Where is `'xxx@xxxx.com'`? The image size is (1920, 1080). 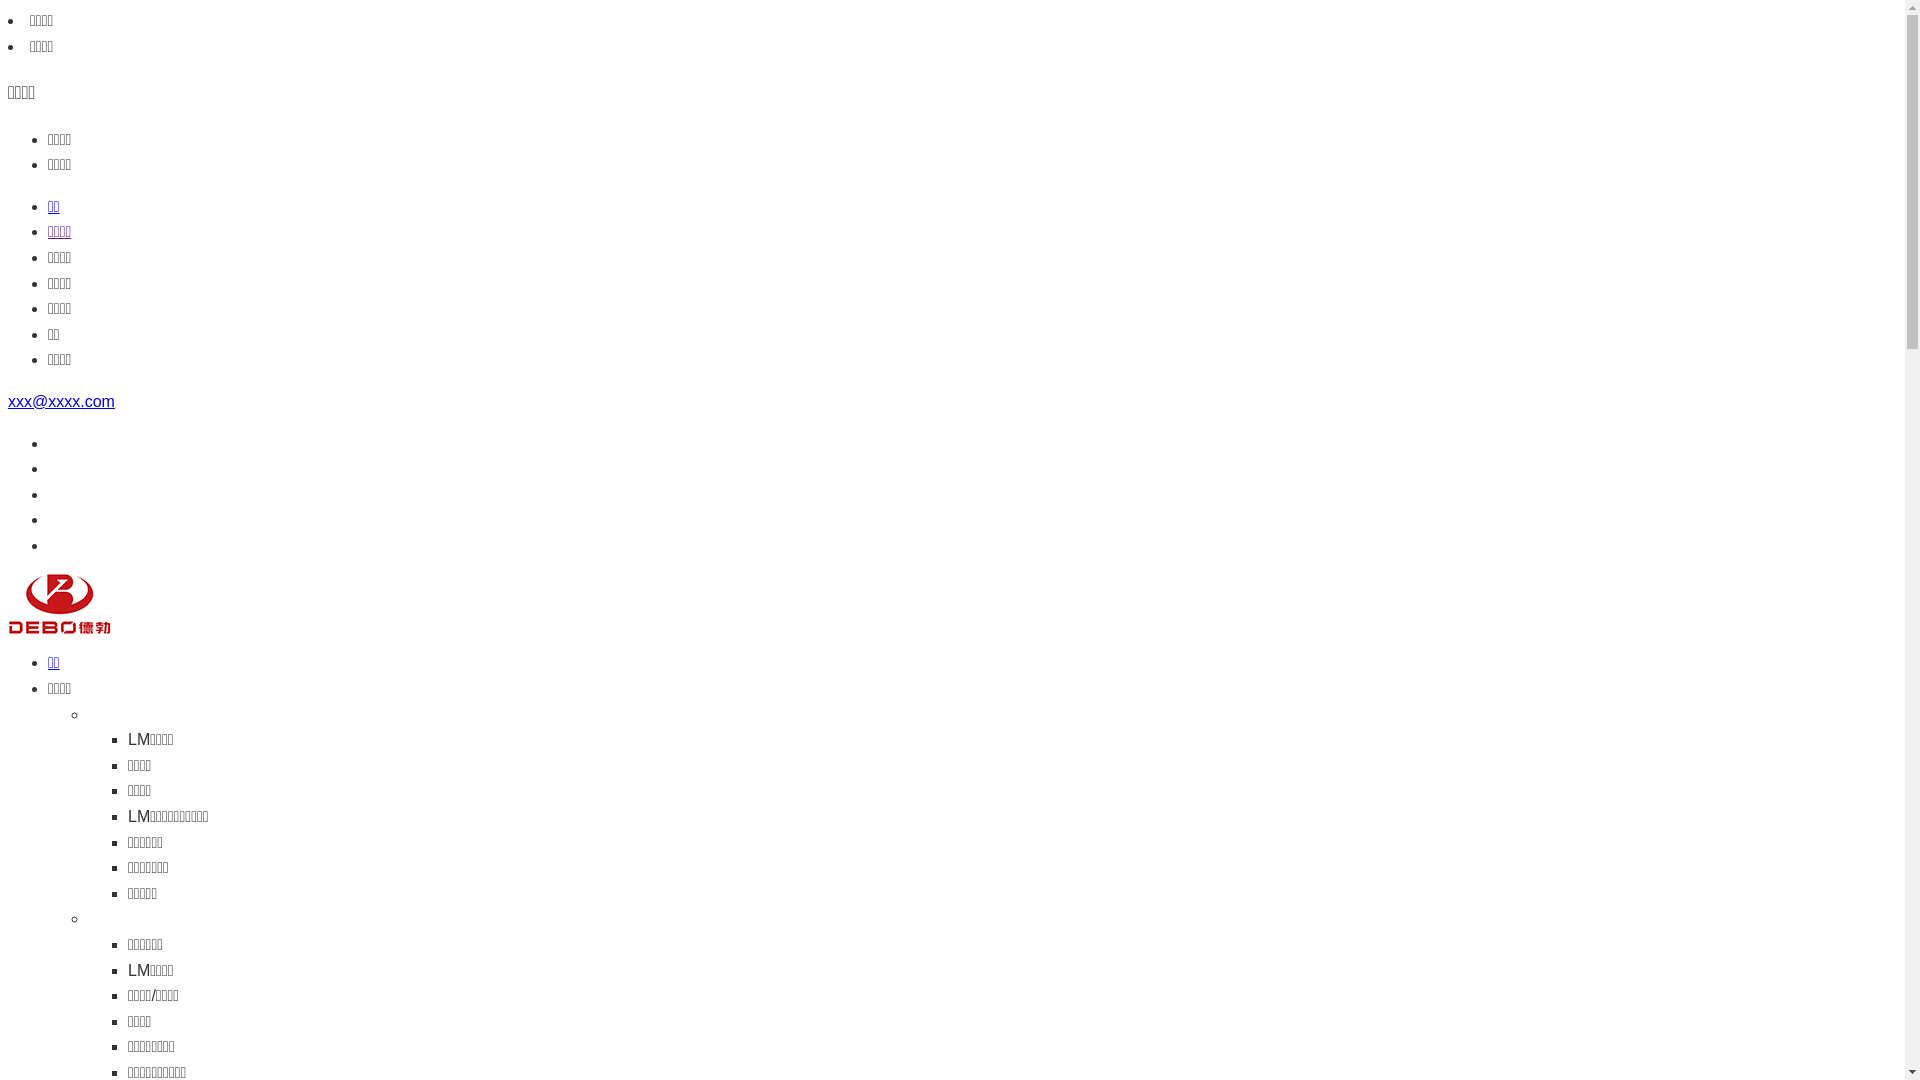 'xxx@xxxx.com' is located at coordinates (61, 401).